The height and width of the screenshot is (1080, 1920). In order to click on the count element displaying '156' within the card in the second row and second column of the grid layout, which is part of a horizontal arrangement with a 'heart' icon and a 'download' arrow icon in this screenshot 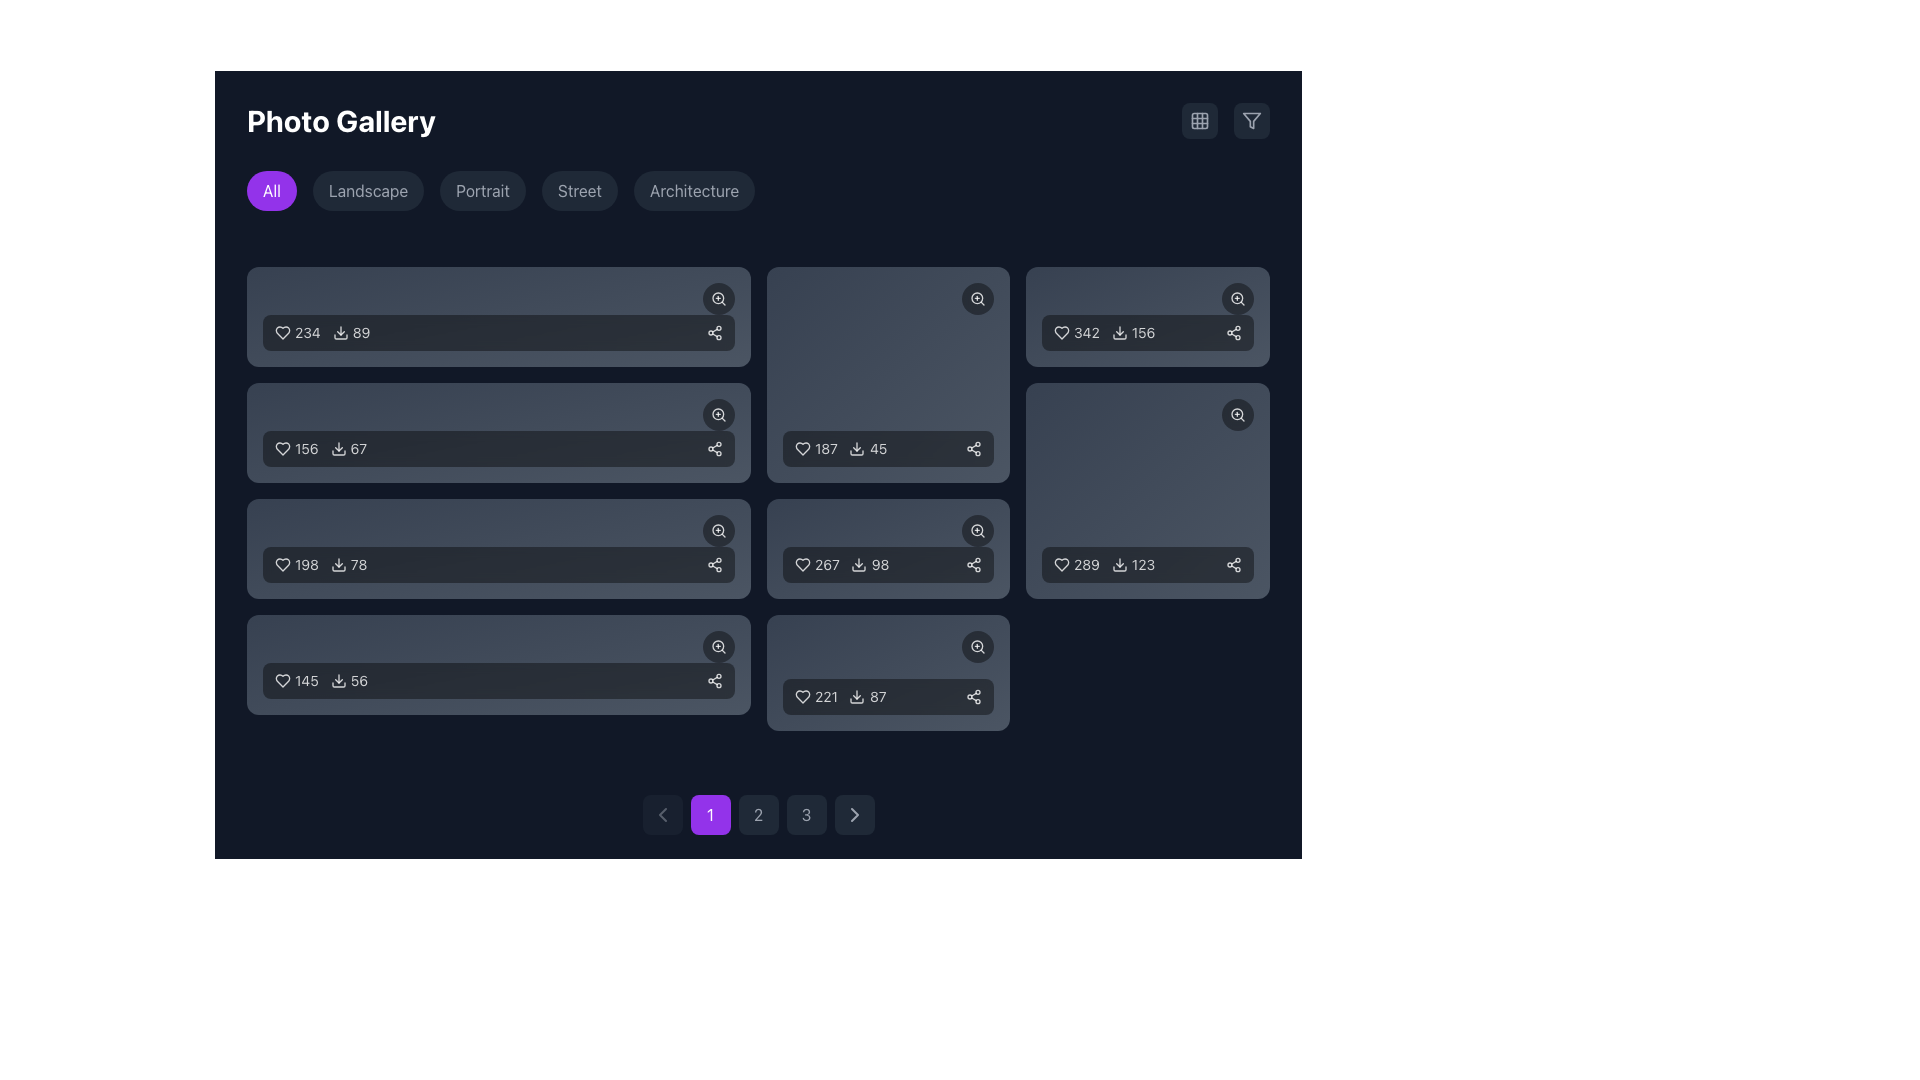, I will do `click(1133, 331)`.